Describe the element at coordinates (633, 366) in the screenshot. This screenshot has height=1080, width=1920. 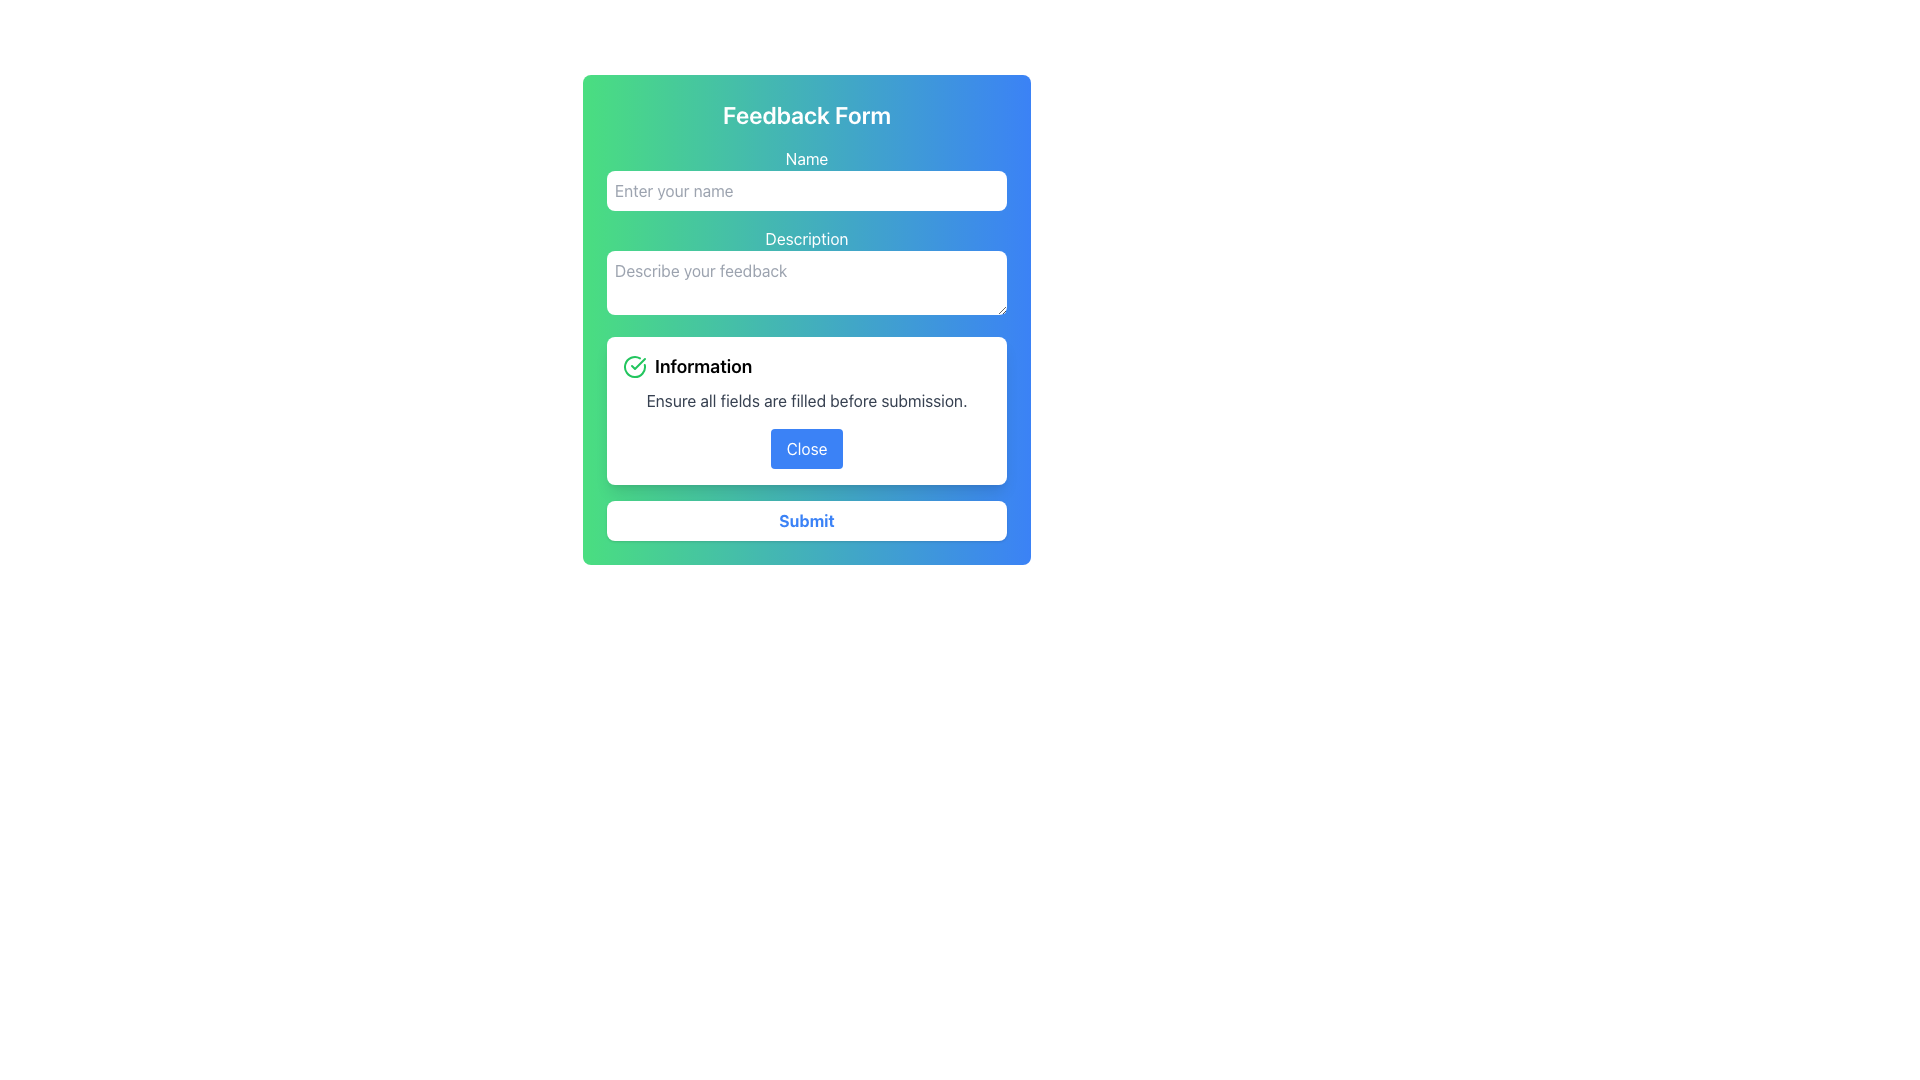
I see `the green circular boundary of the SVG icon located at the top-left side of the white information box` at that location.